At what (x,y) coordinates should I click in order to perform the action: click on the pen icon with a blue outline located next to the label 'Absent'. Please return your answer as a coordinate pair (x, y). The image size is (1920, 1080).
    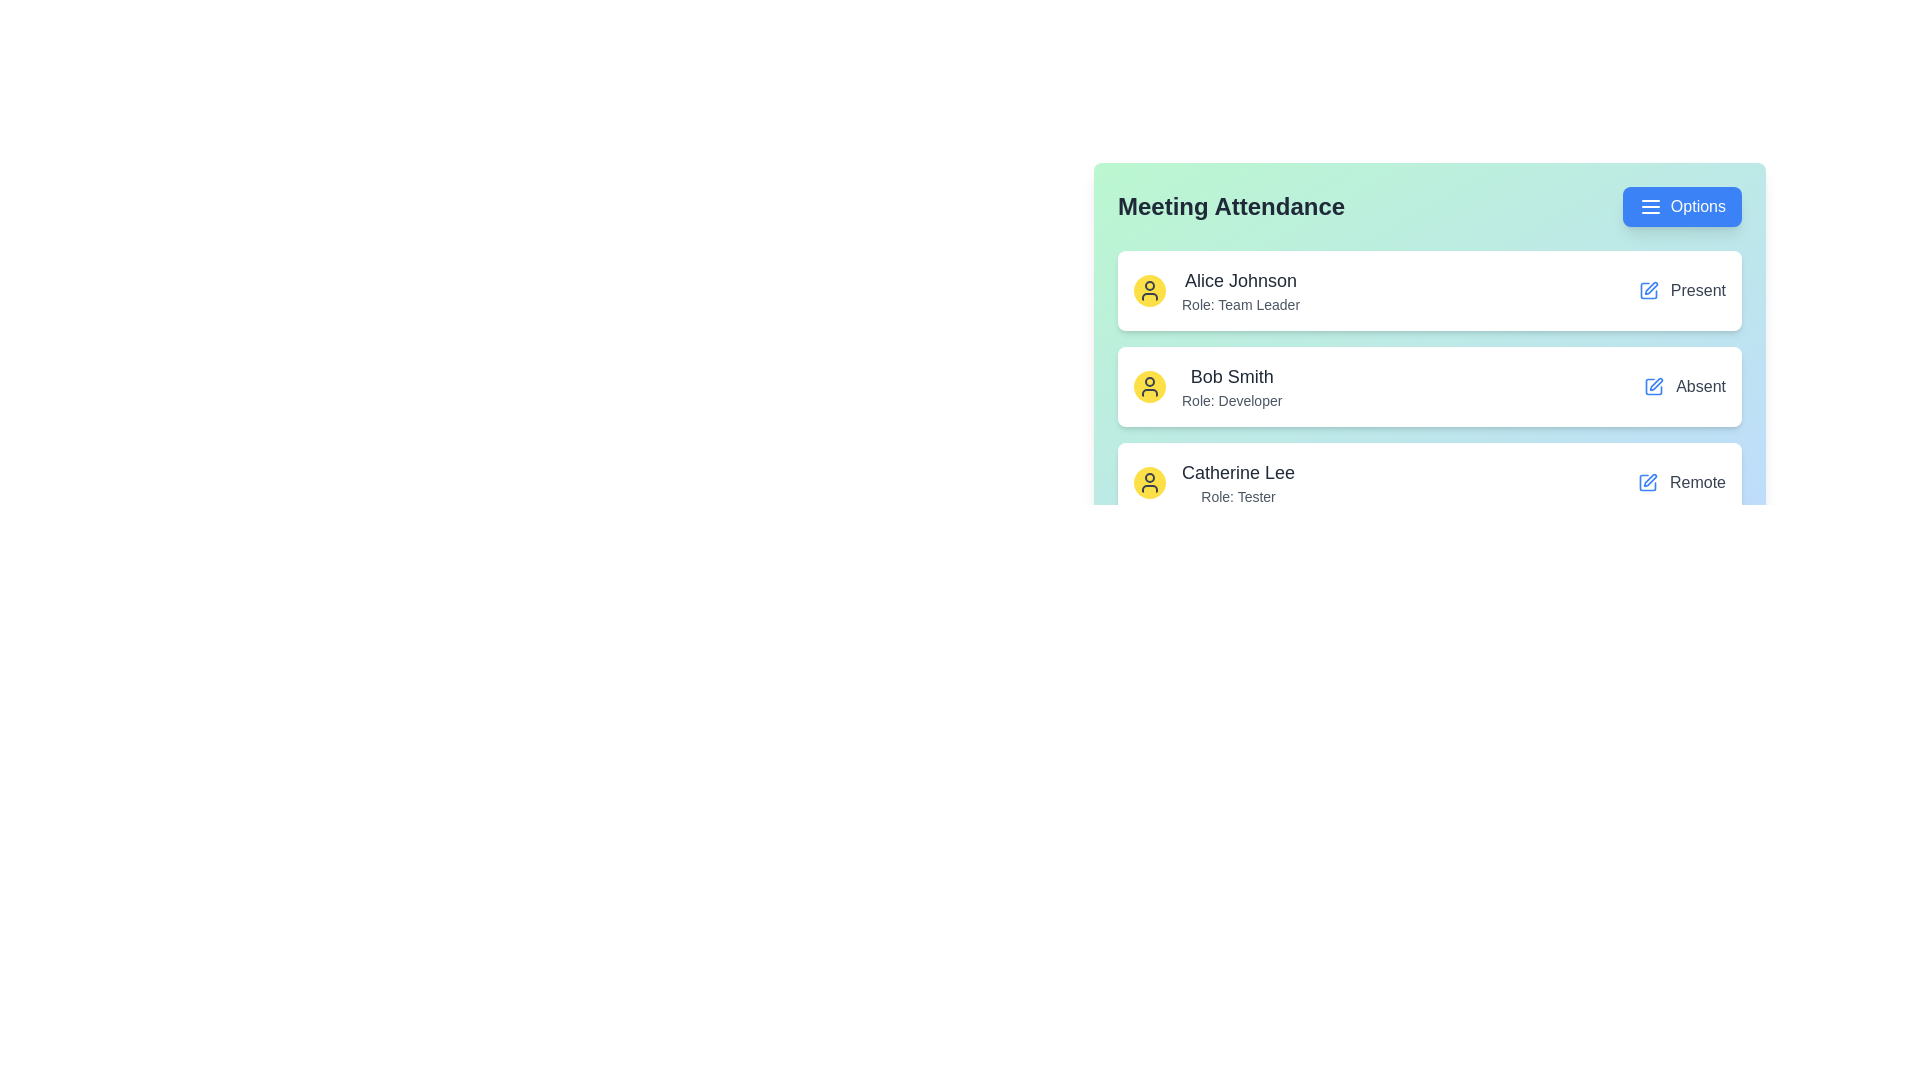
    Looking at the image, I should click on (1656, 384).